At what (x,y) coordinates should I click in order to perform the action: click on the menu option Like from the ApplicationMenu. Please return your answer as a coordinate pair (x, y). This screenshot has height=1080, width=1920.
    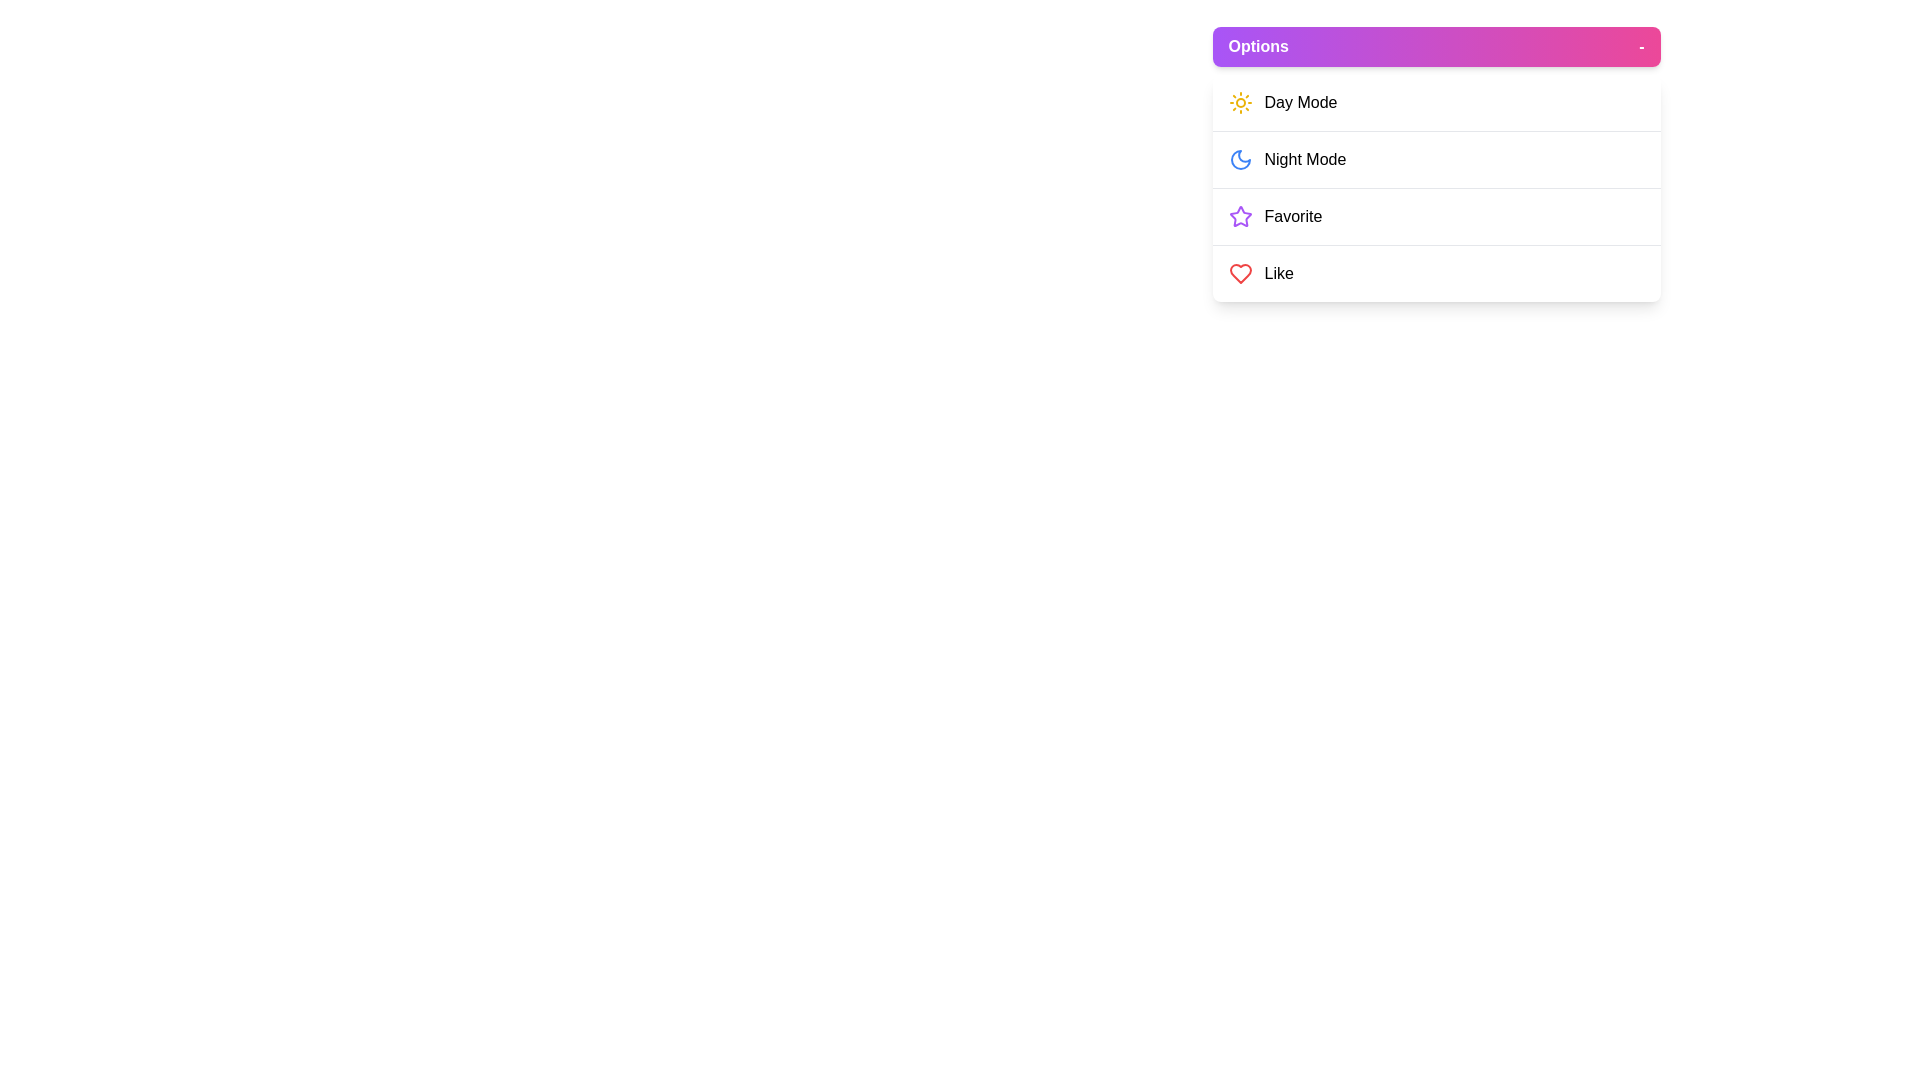
    Looking at the image, I should click on (1435, 273).